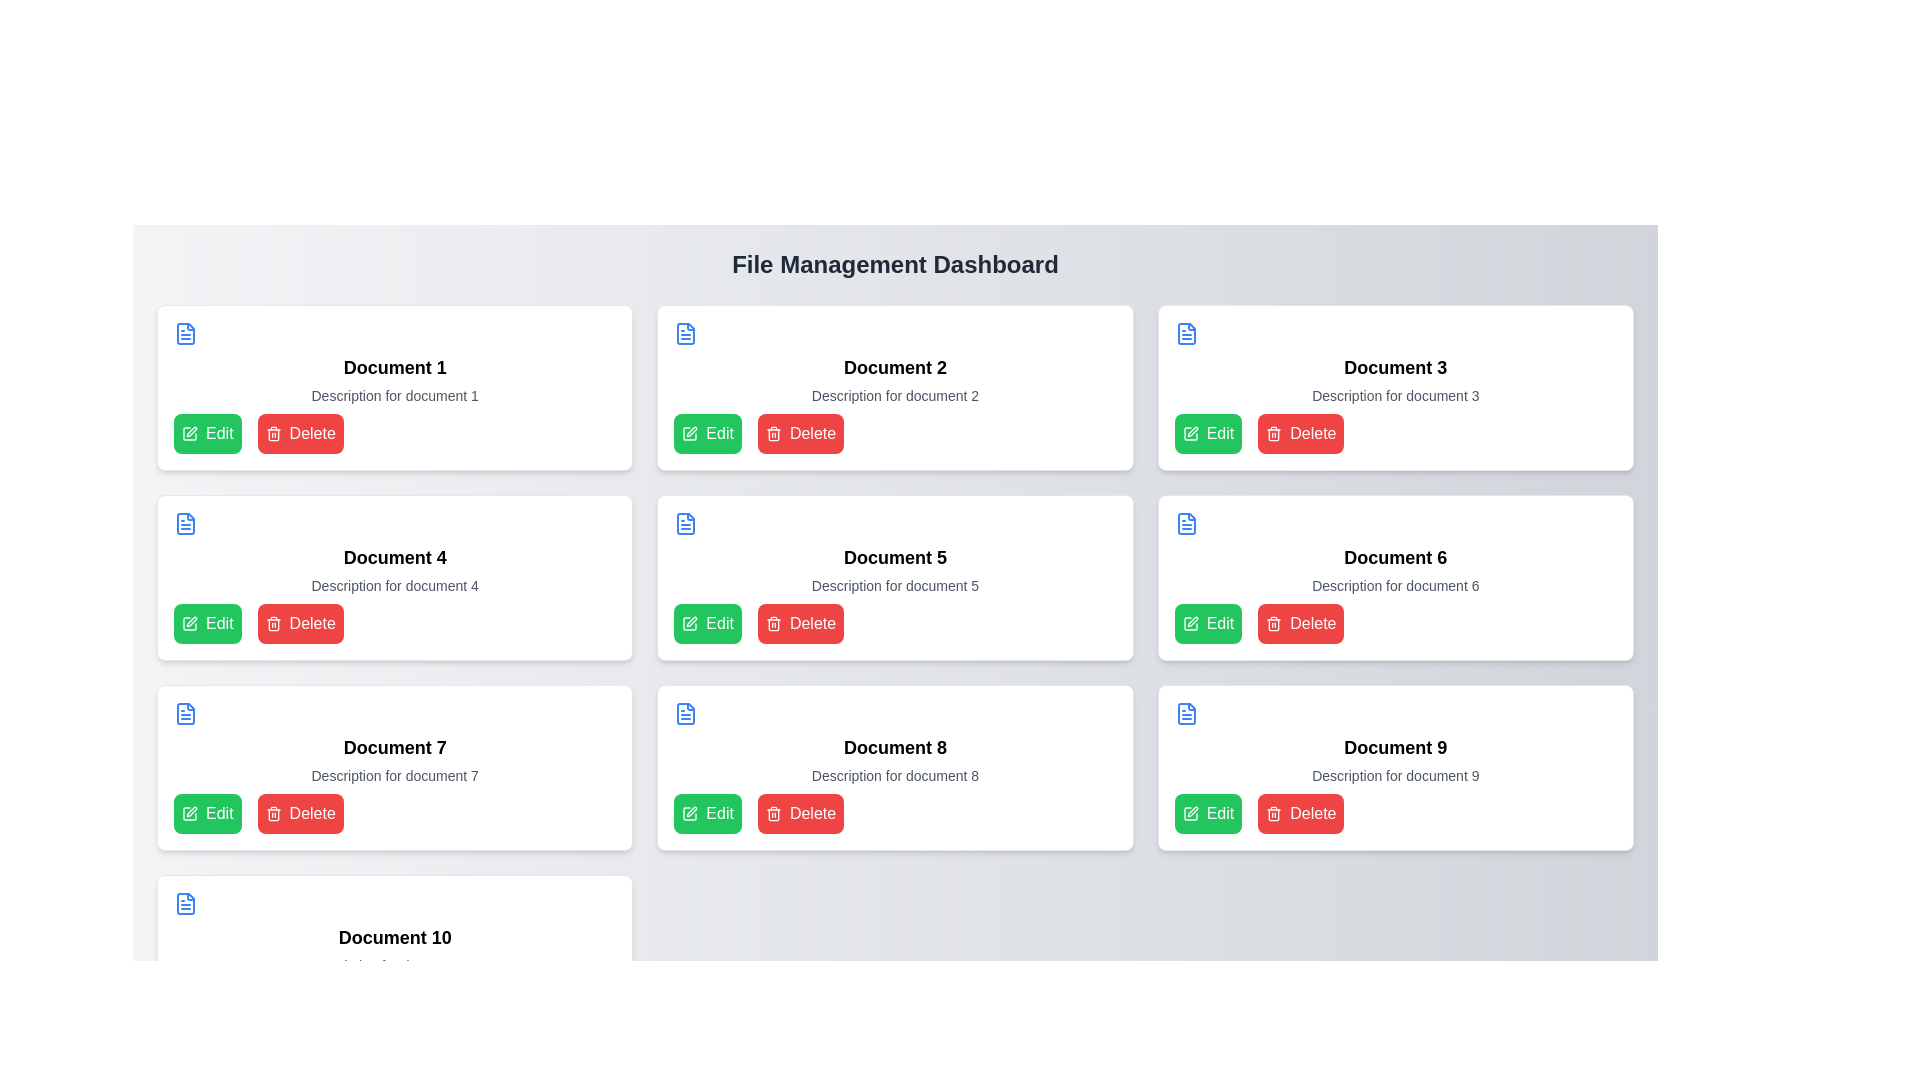 This screenshot has height=1080, width=1920. I want to click on the 'Edit' button with rounded corners, which has a green background and white text, located at the bottom of the 'Document 6' card, so click(1207, 623).